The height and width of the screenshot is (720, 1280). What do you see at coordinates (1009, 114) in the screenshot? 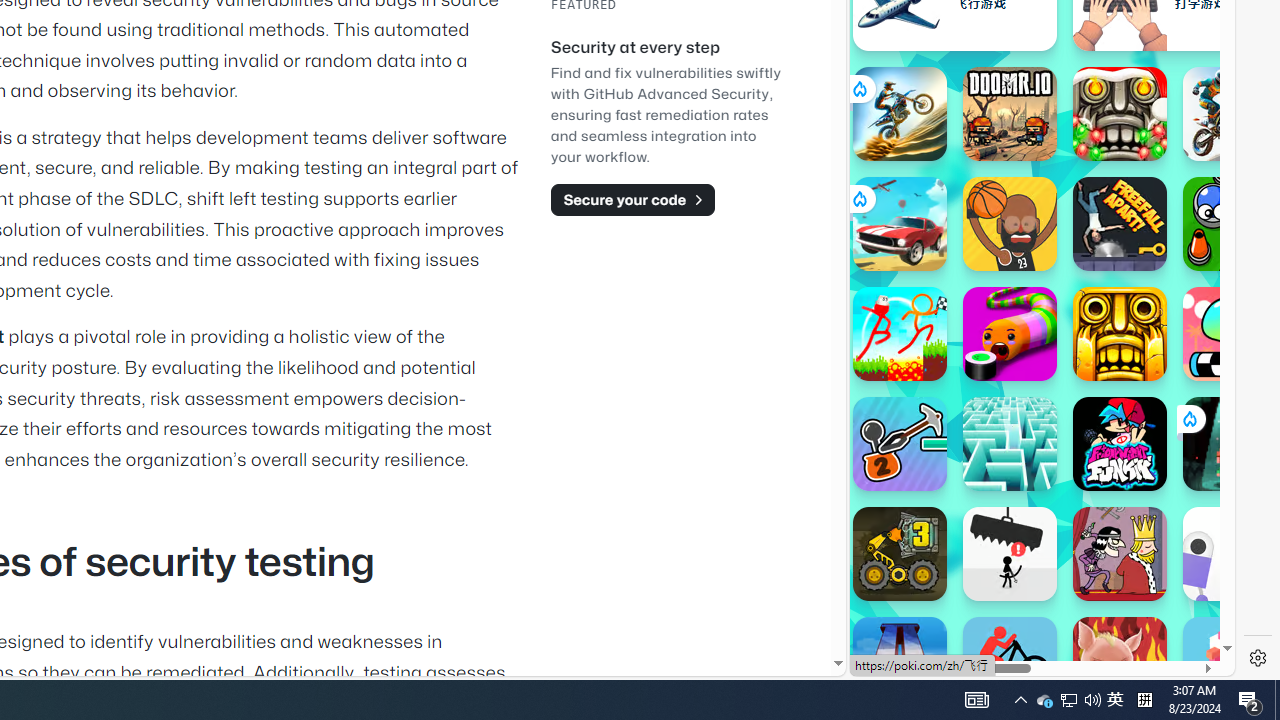
I see `'Doomr.io'` at bounding box center [1009, 114].